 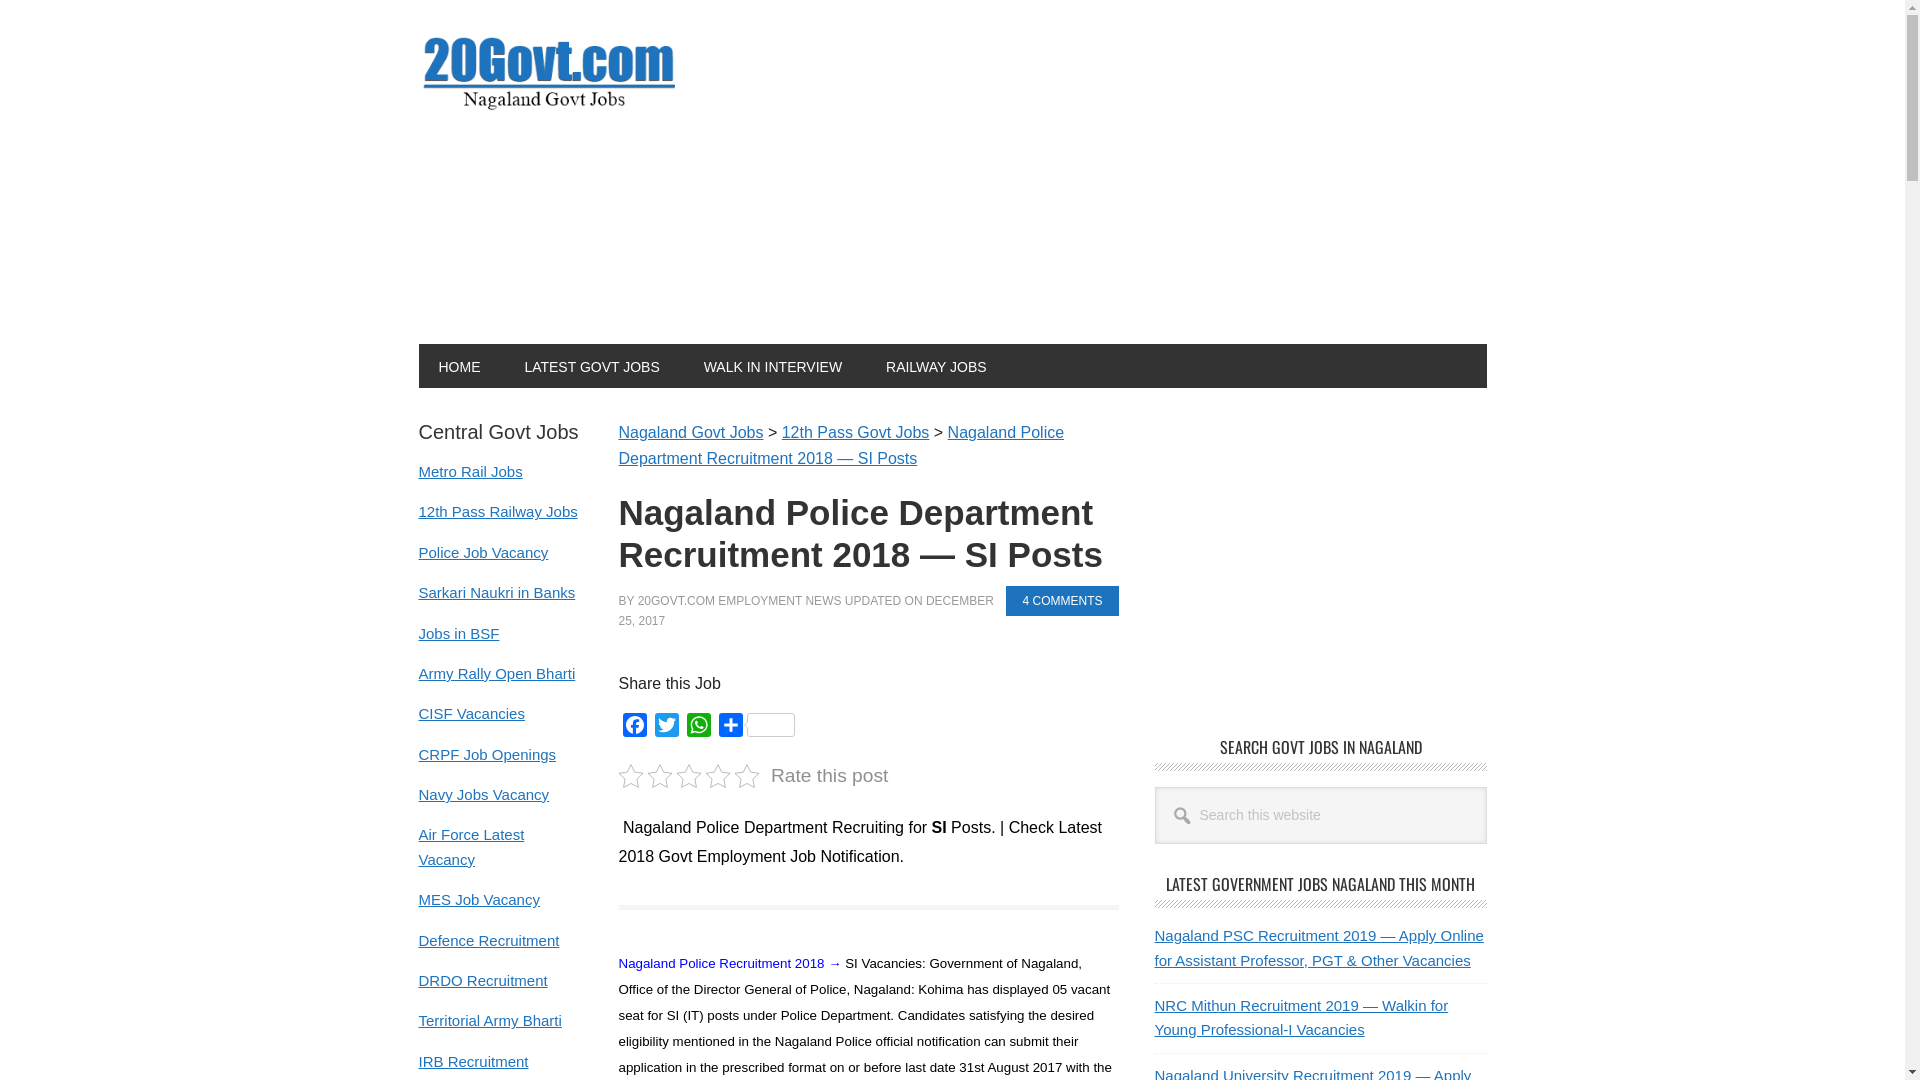 What do you see at coordinates (496, 591) in the screenshot?
I see `'Sarkari Naukri in Banks'` at bounding box center [496, 591].